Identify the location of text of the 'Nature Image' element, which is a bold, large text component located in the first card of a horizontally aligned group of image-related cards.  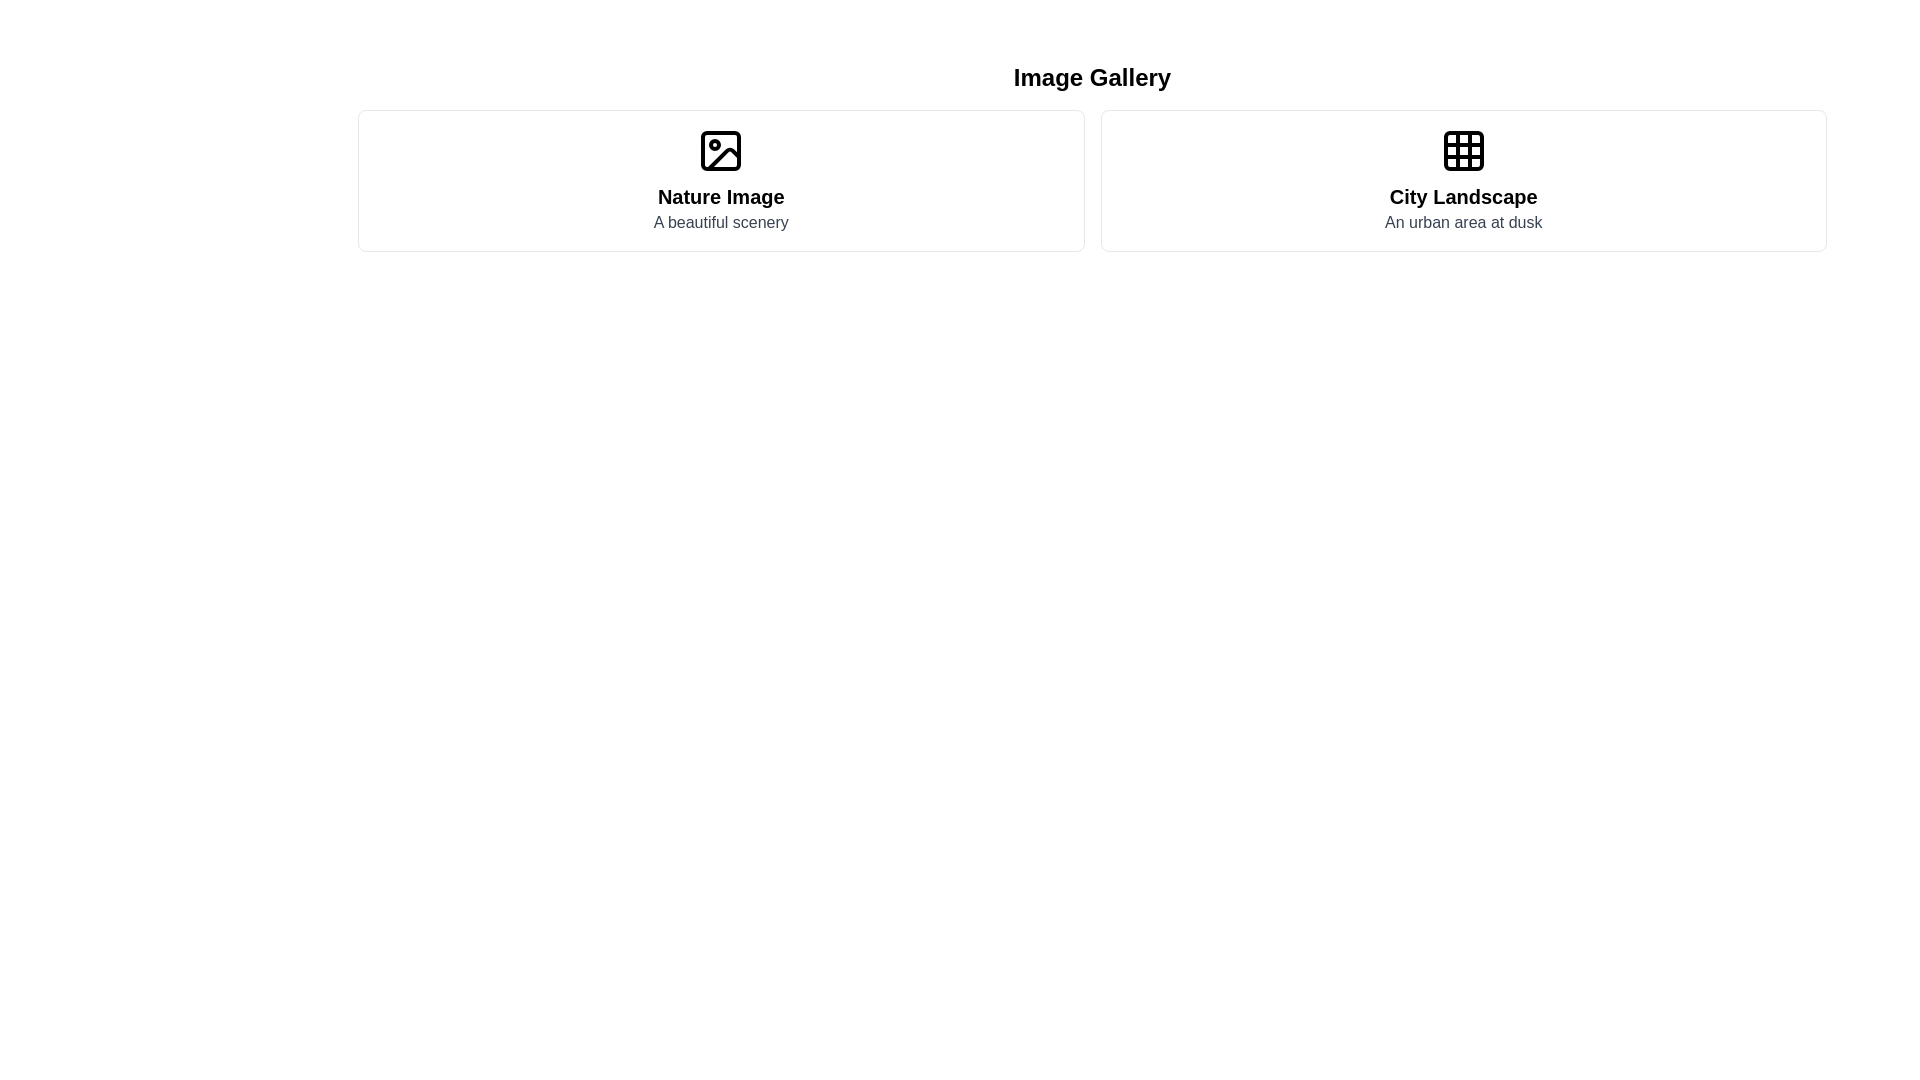
(720, 196).